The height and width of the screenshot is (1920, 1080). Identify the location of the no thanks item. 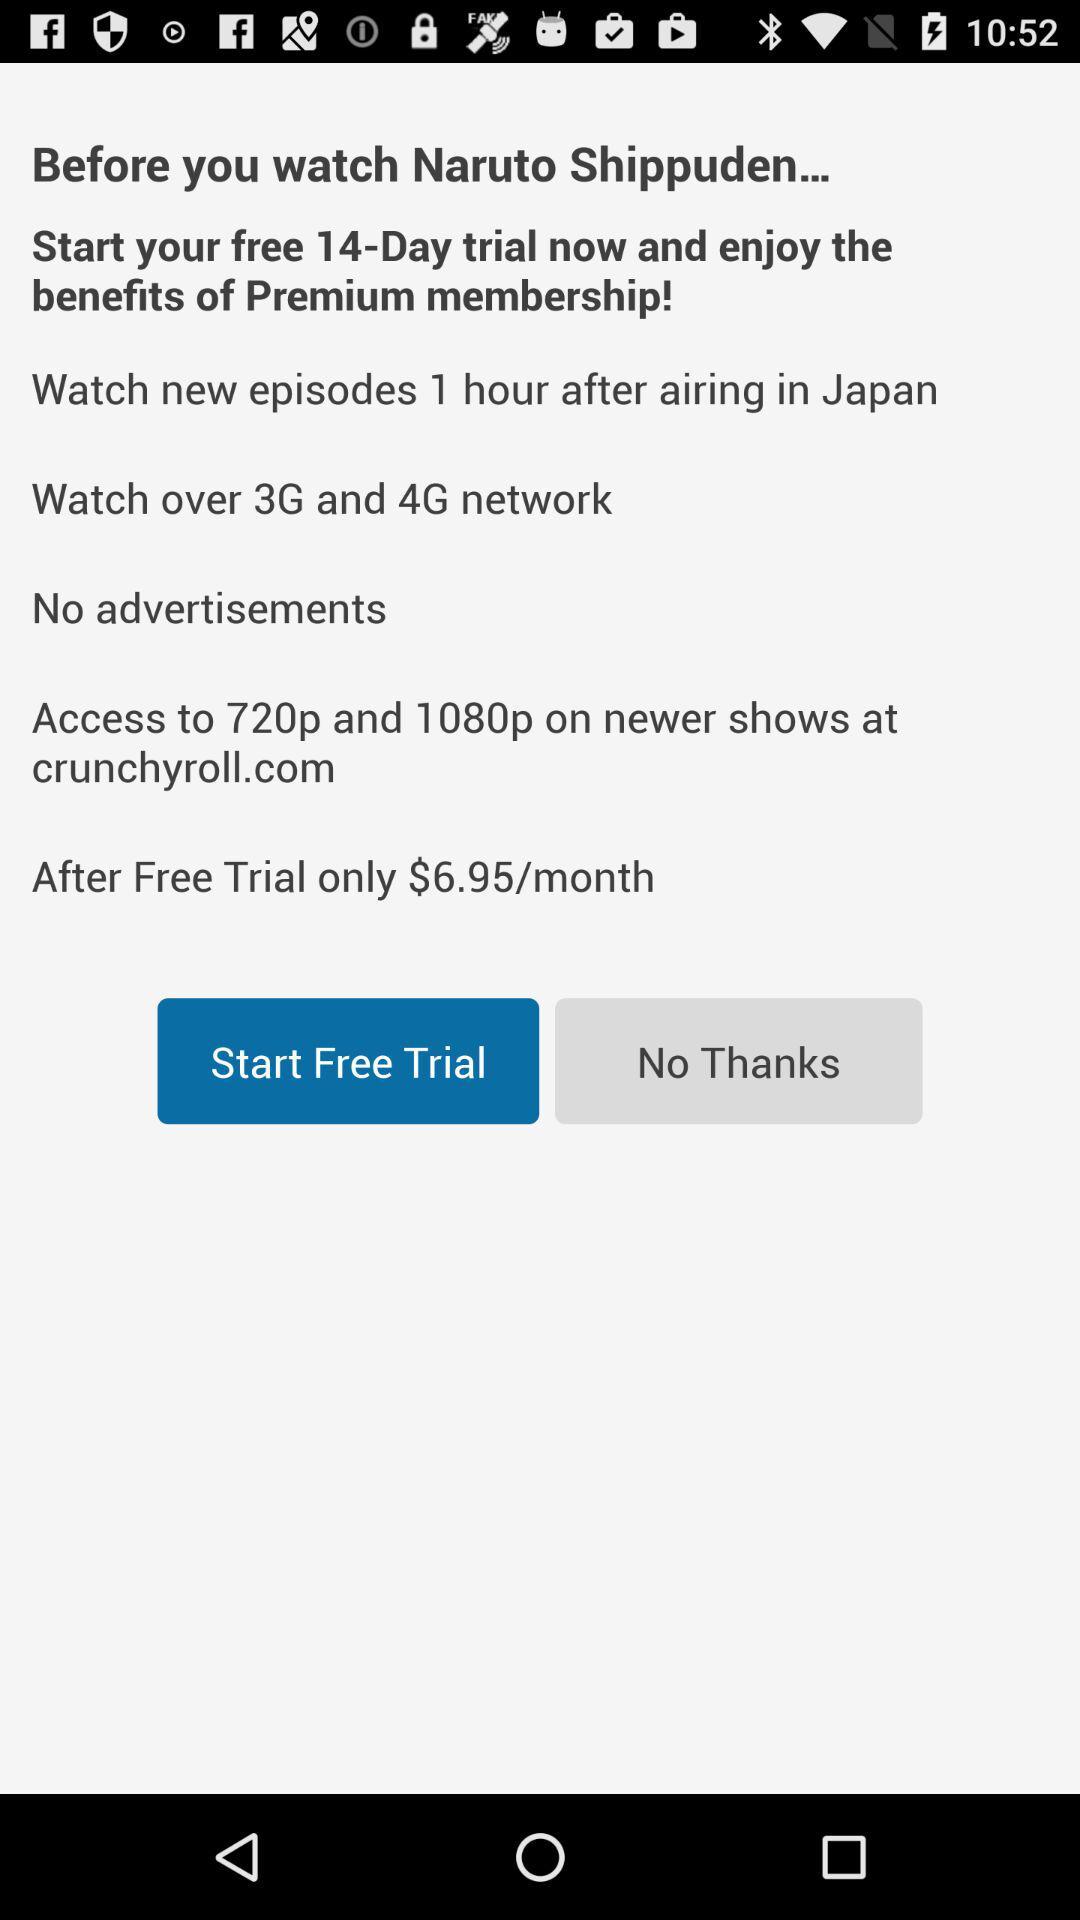
(738, 1060).